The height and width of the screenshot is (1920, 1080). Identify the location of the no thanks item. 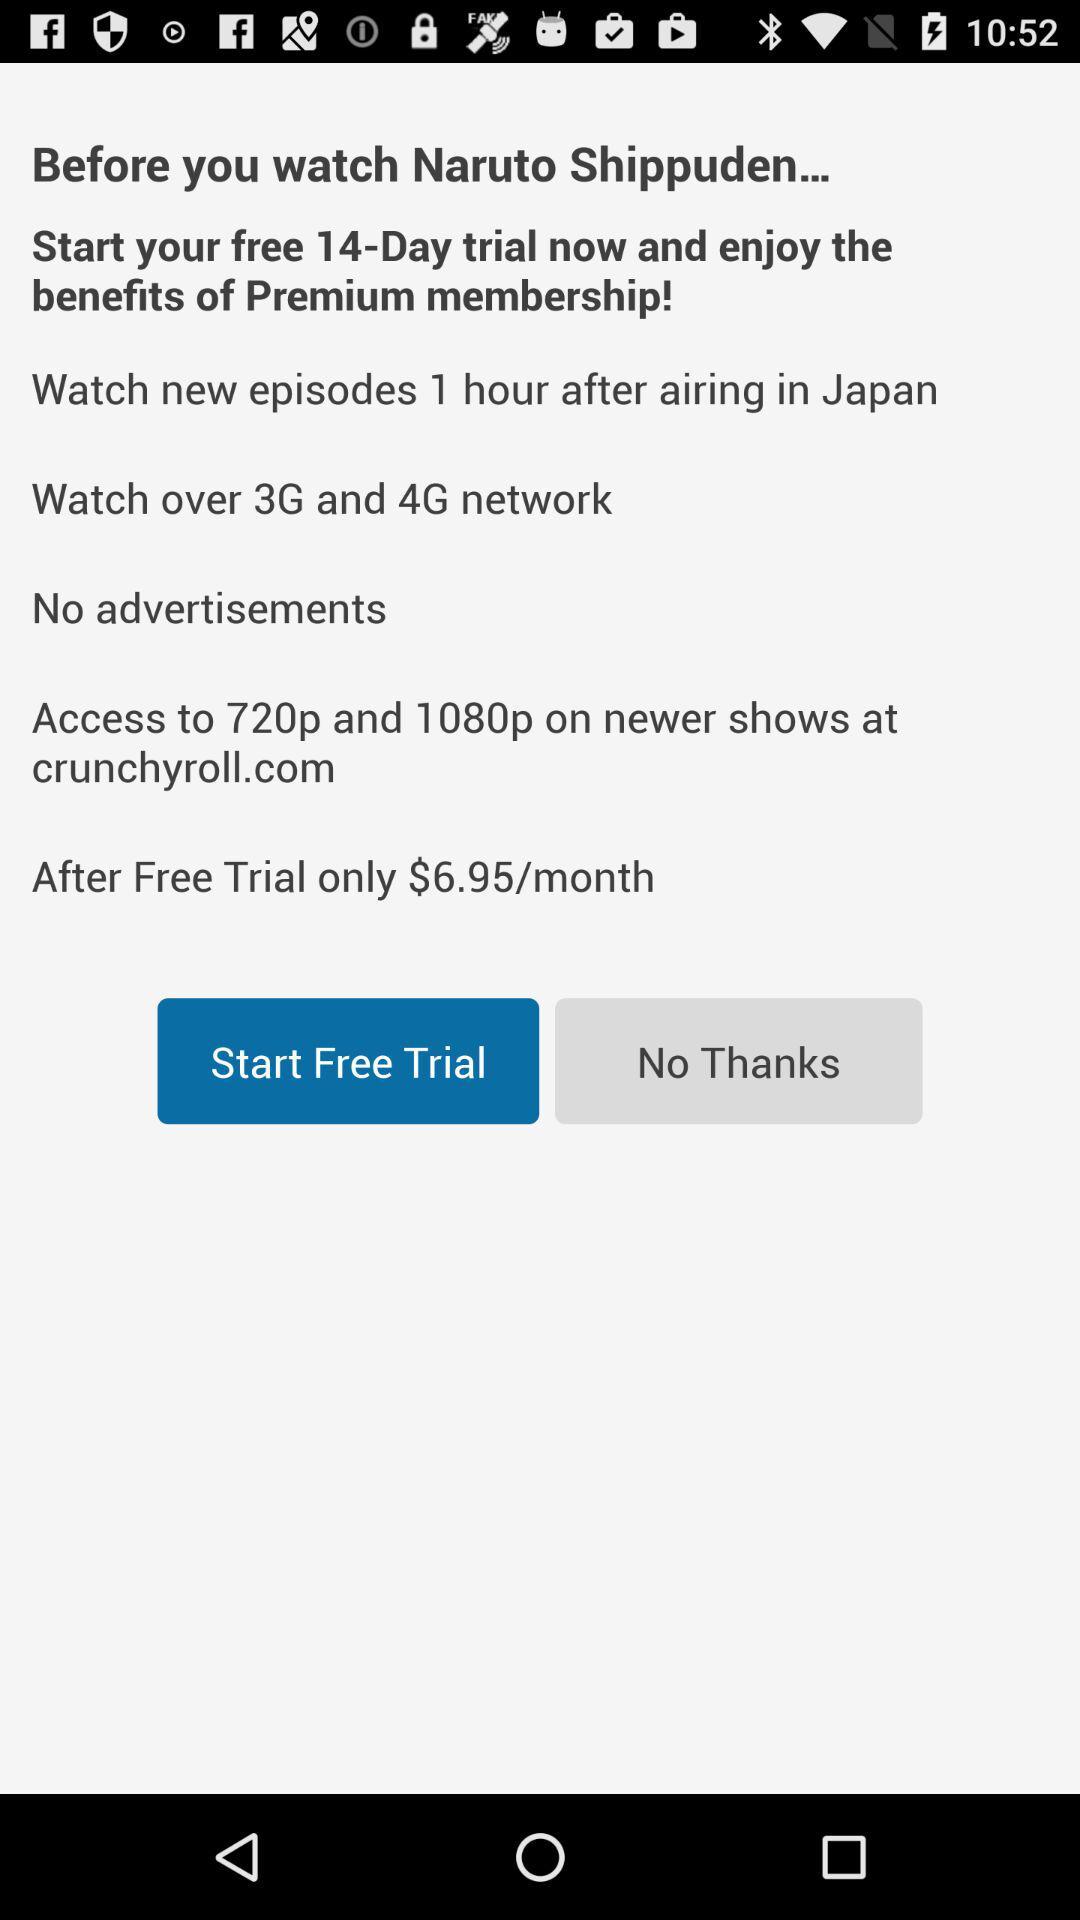
(738, 1060).